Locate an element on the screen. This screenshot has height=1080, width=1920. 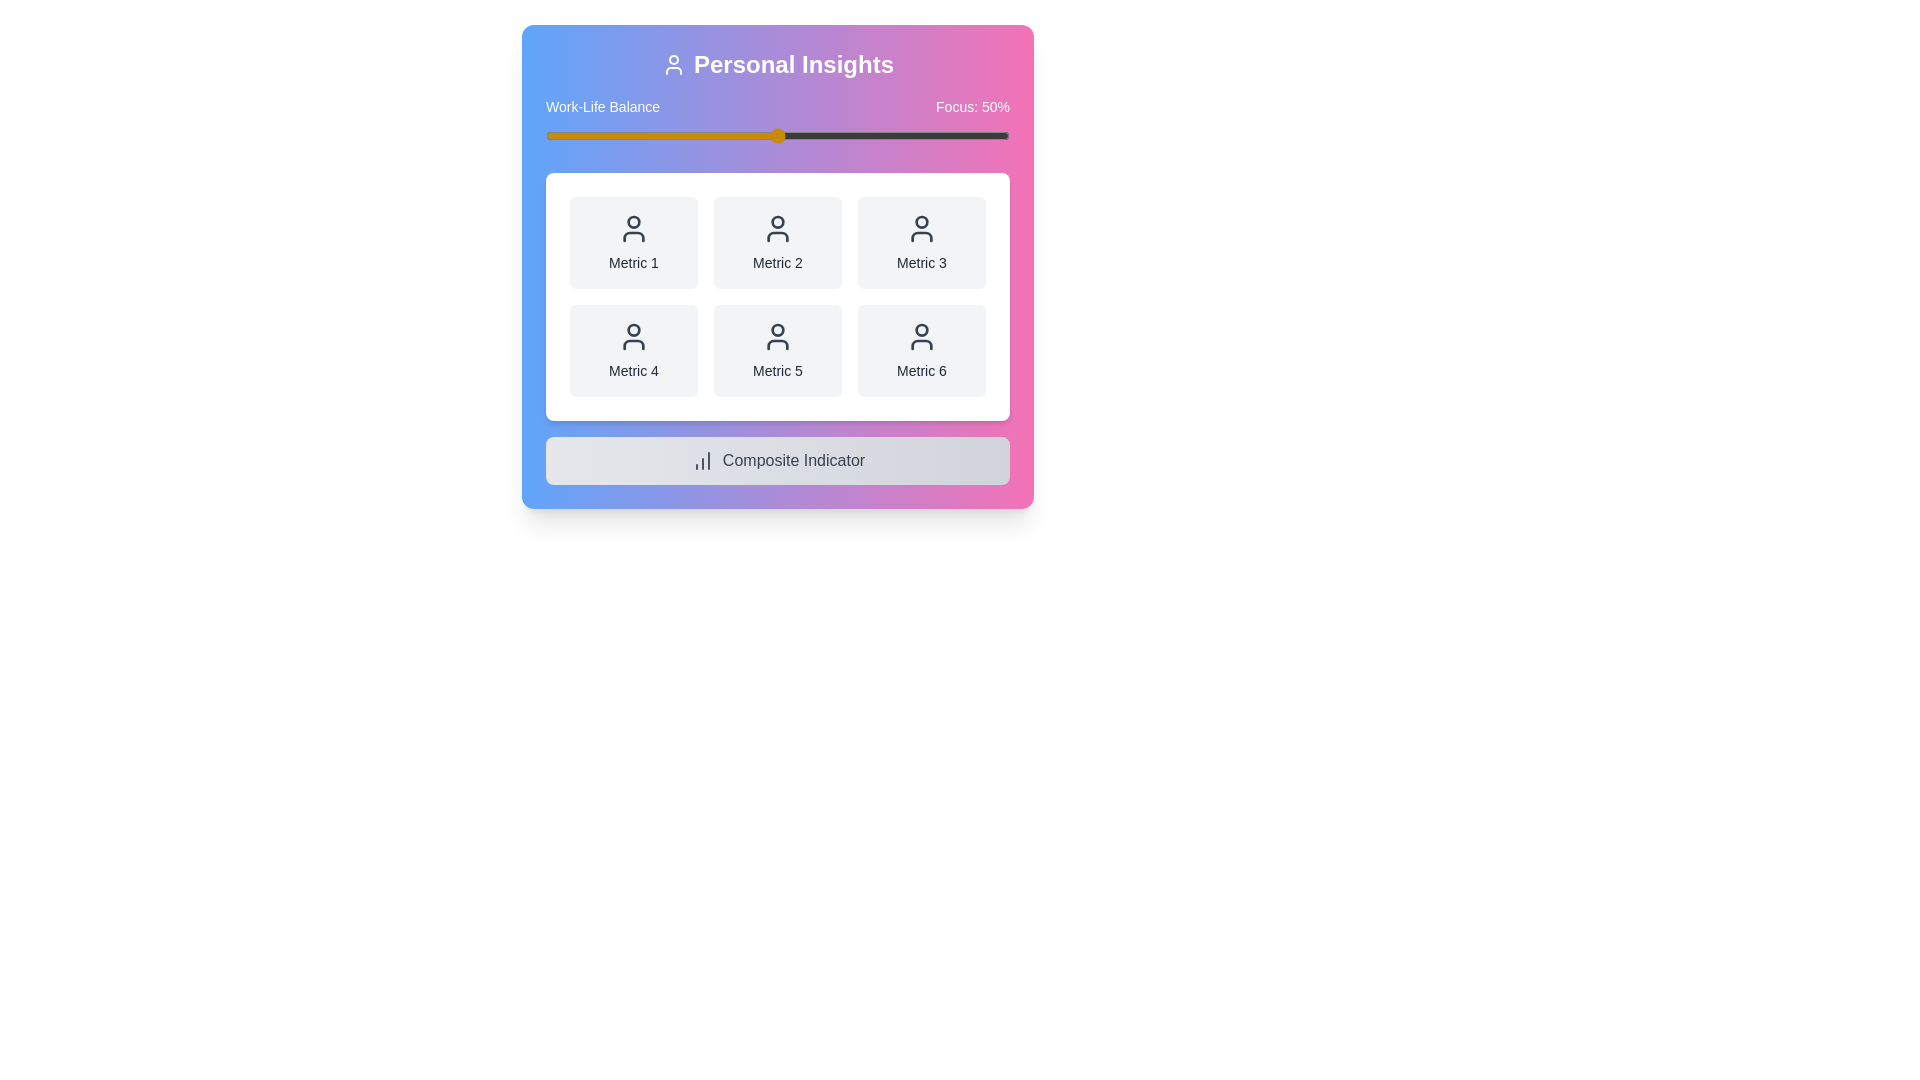
the slider to set the focus percentage to 16 is located at coordinates (619, 135).